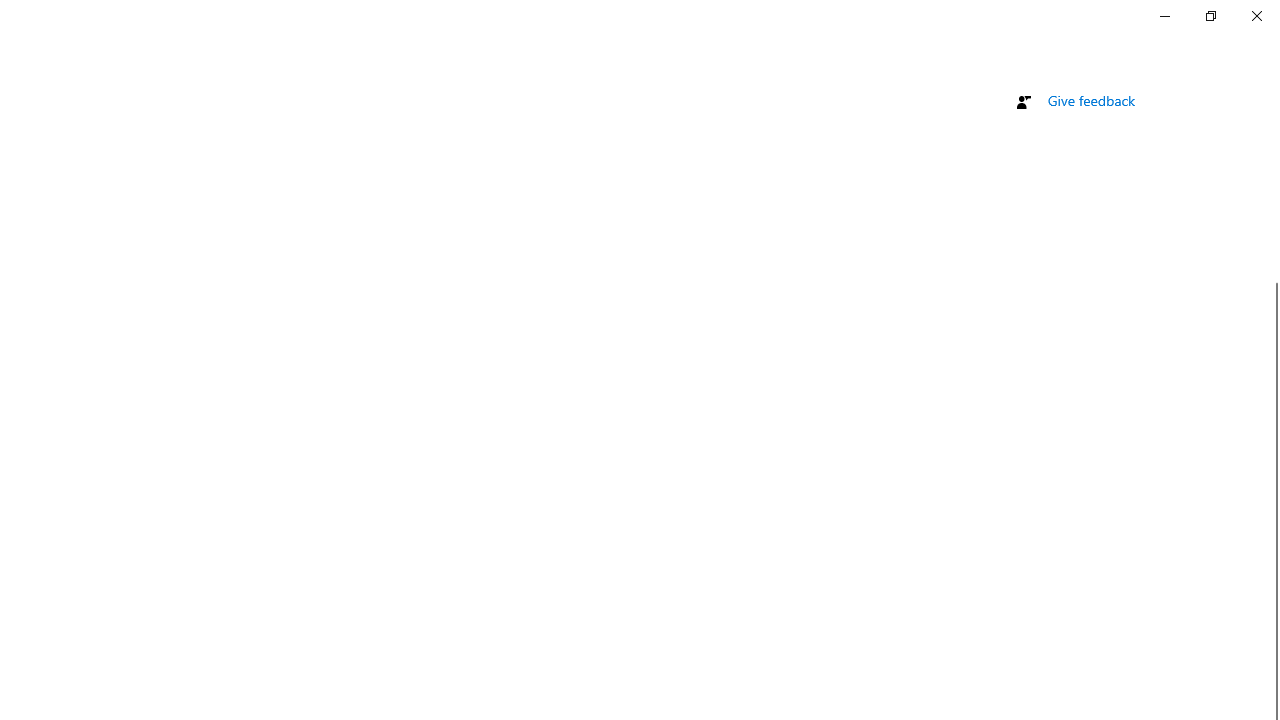 Image resolution: width=1280 pixels, height=720 pixels. What do you see at coordinates (1255, 15) in the screenshot?
I see `'Close Settings'` at bounding box center [1255, 15].